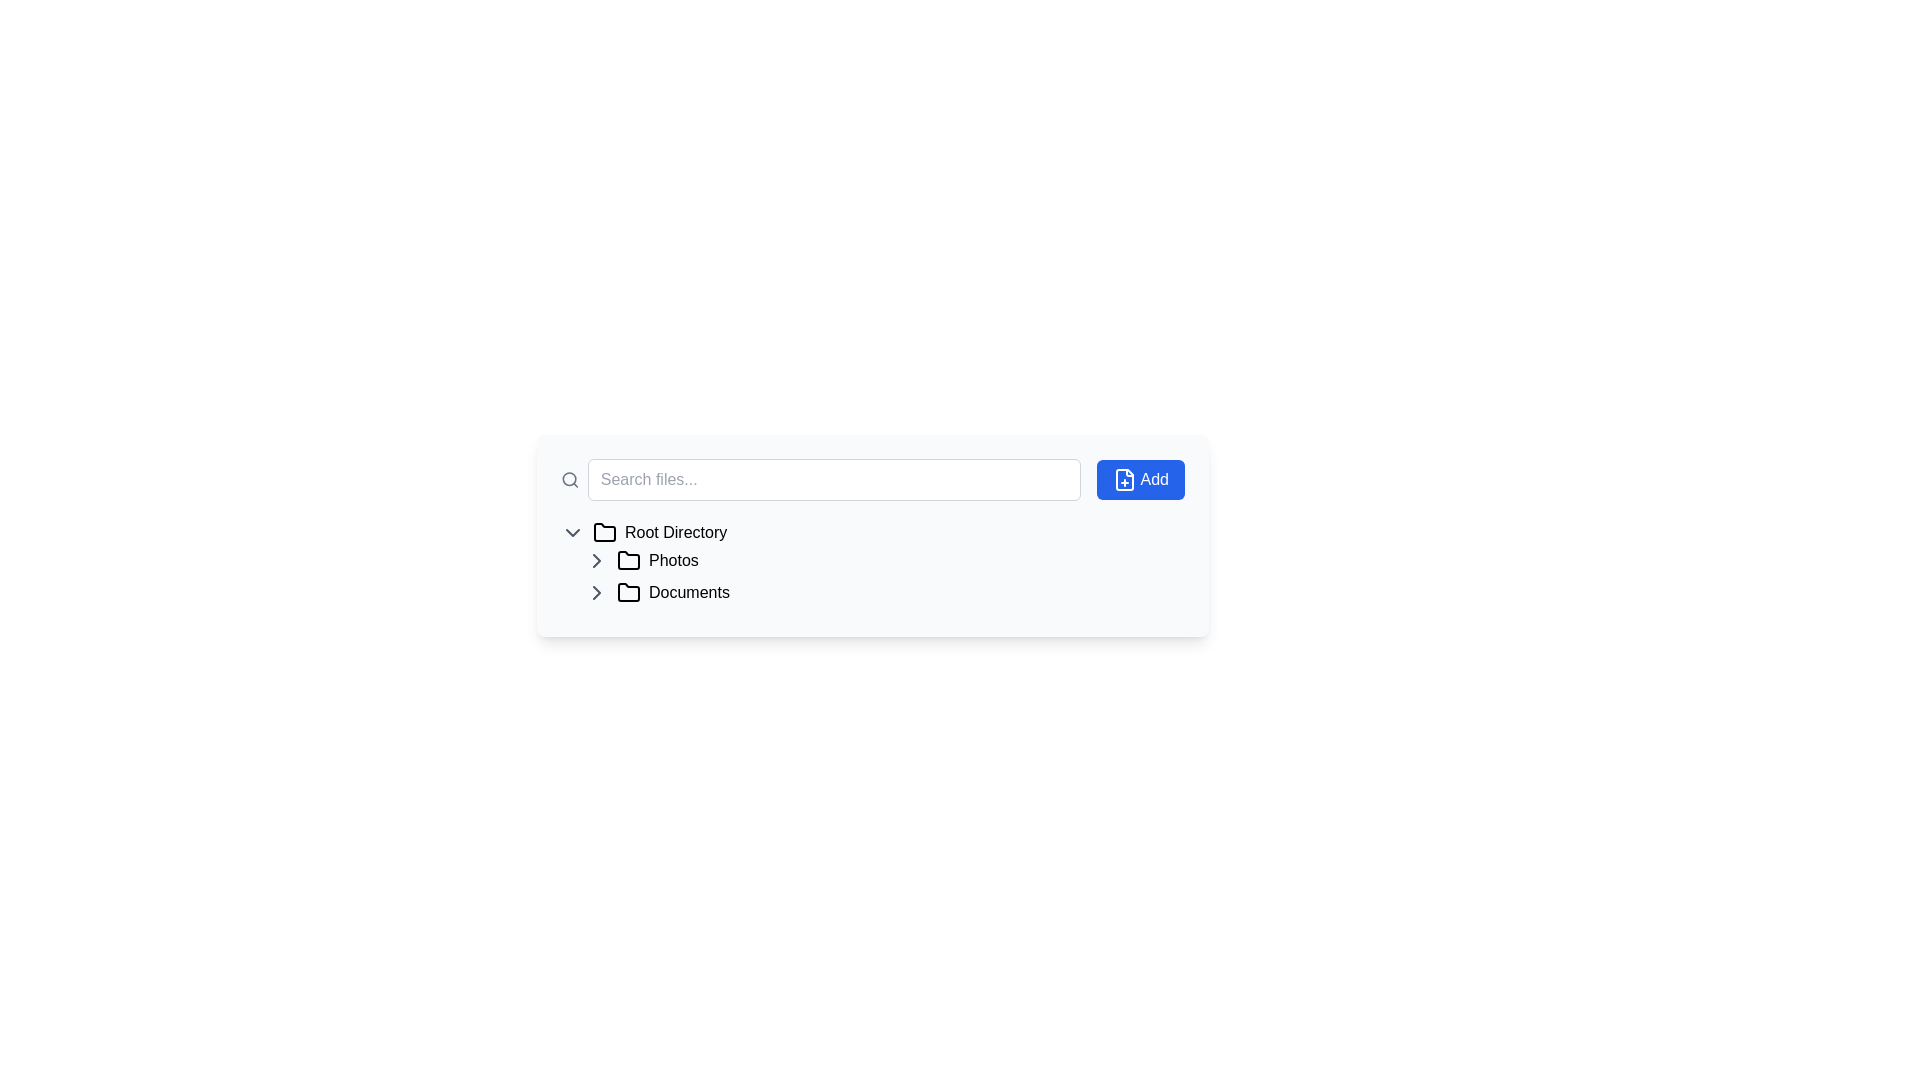 Image resolution: width=1920 pixels, height=1080 pixels. What do you see at coordinates (873, 531) in the screenshot?
I see `the 'Root Directory' entry` at bounding box center [873, 531].